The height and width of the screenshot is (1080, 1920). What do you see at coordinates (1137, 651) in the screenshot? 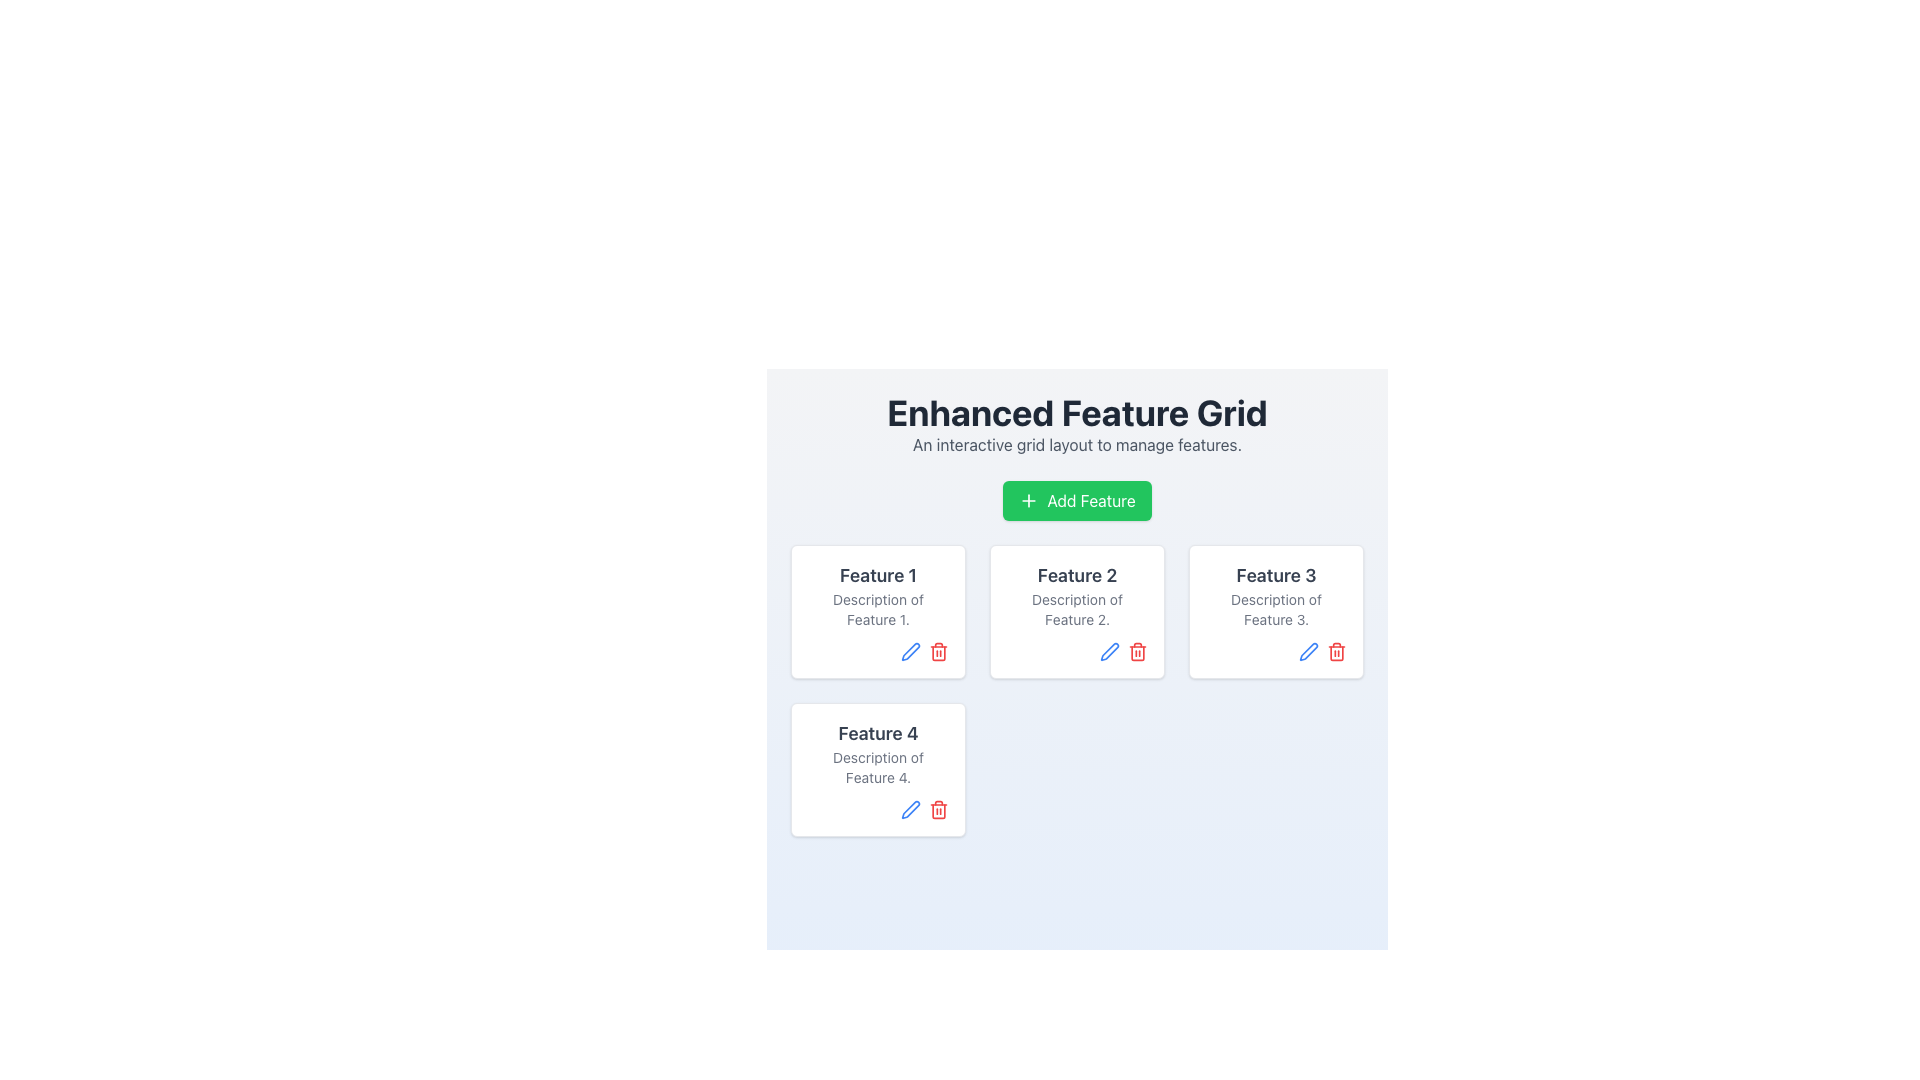
I see `the delete icon button located at the bottom-right corner of the card labeled 'Feature 2' to potentially display a tooltip` at bounding box center [1137, 651].